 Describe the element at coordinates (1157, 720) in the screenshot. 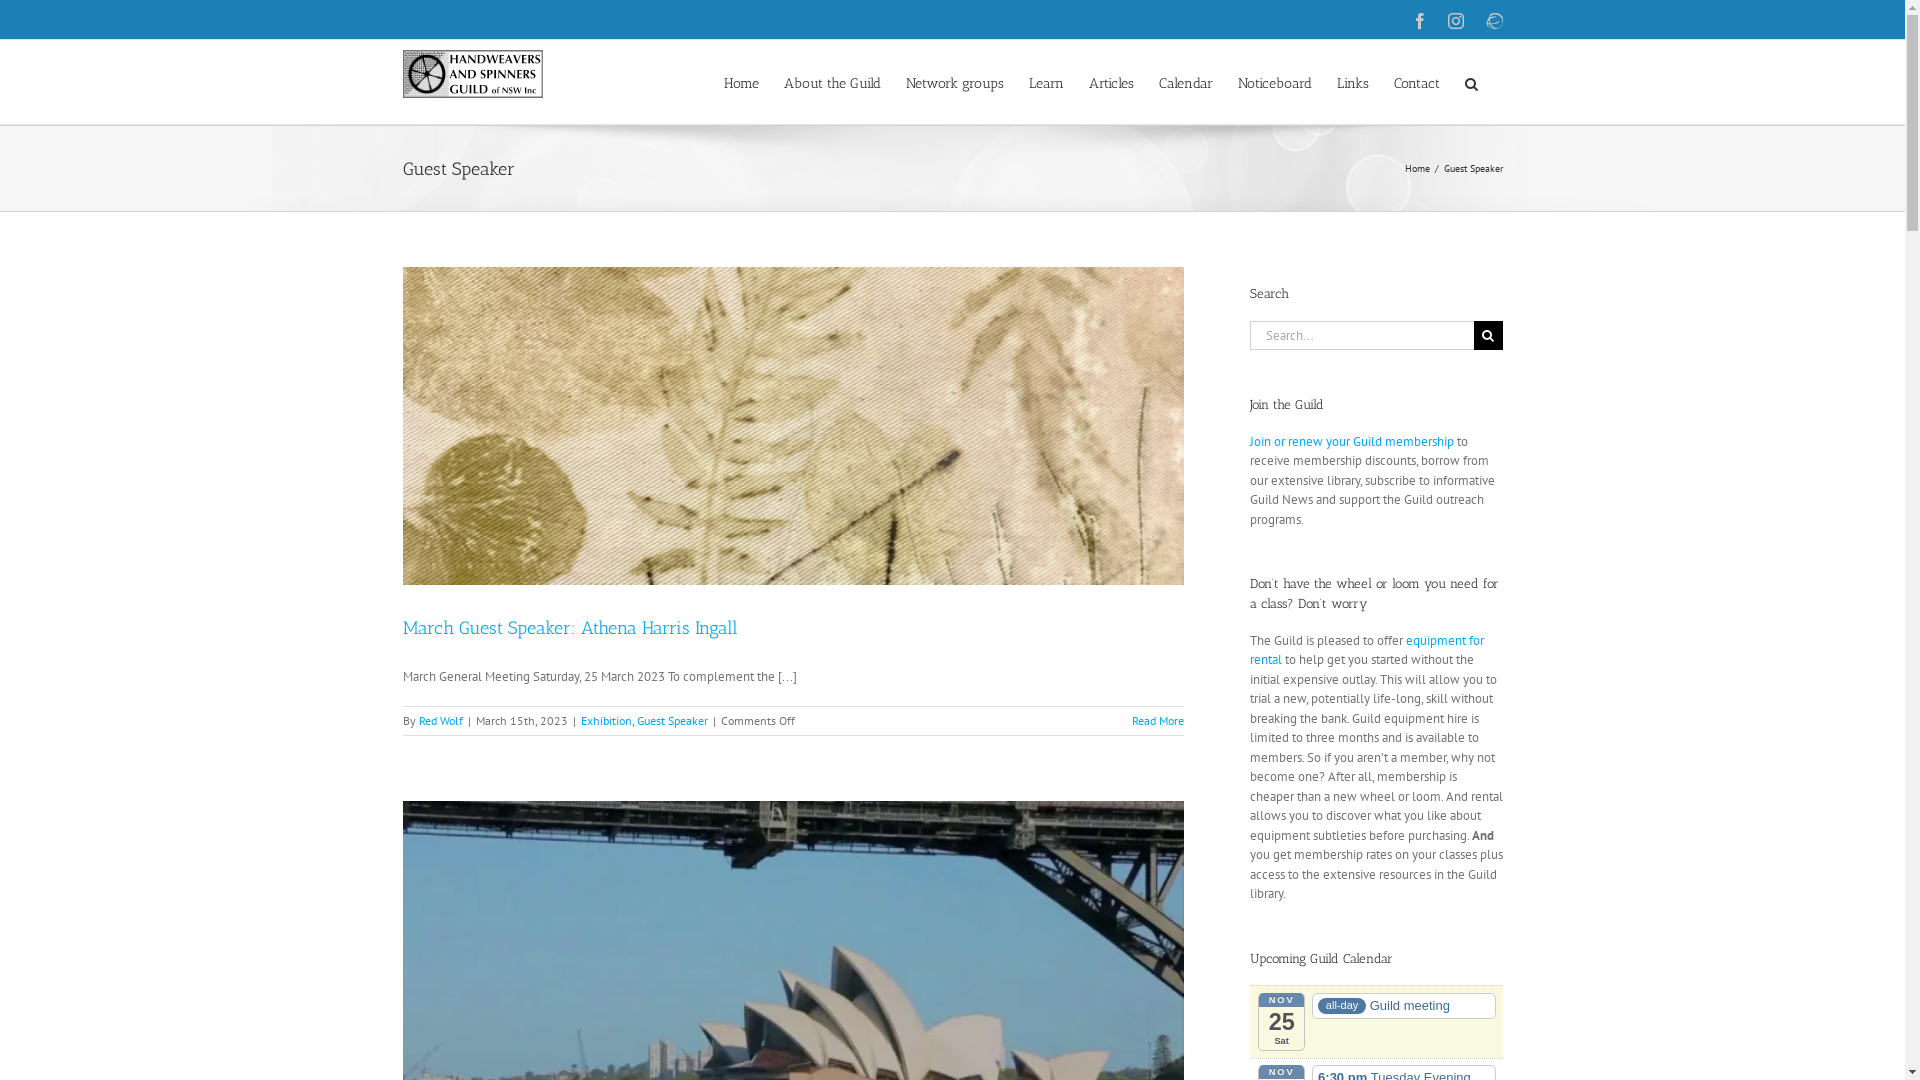

I see `'Read More'` at that location.